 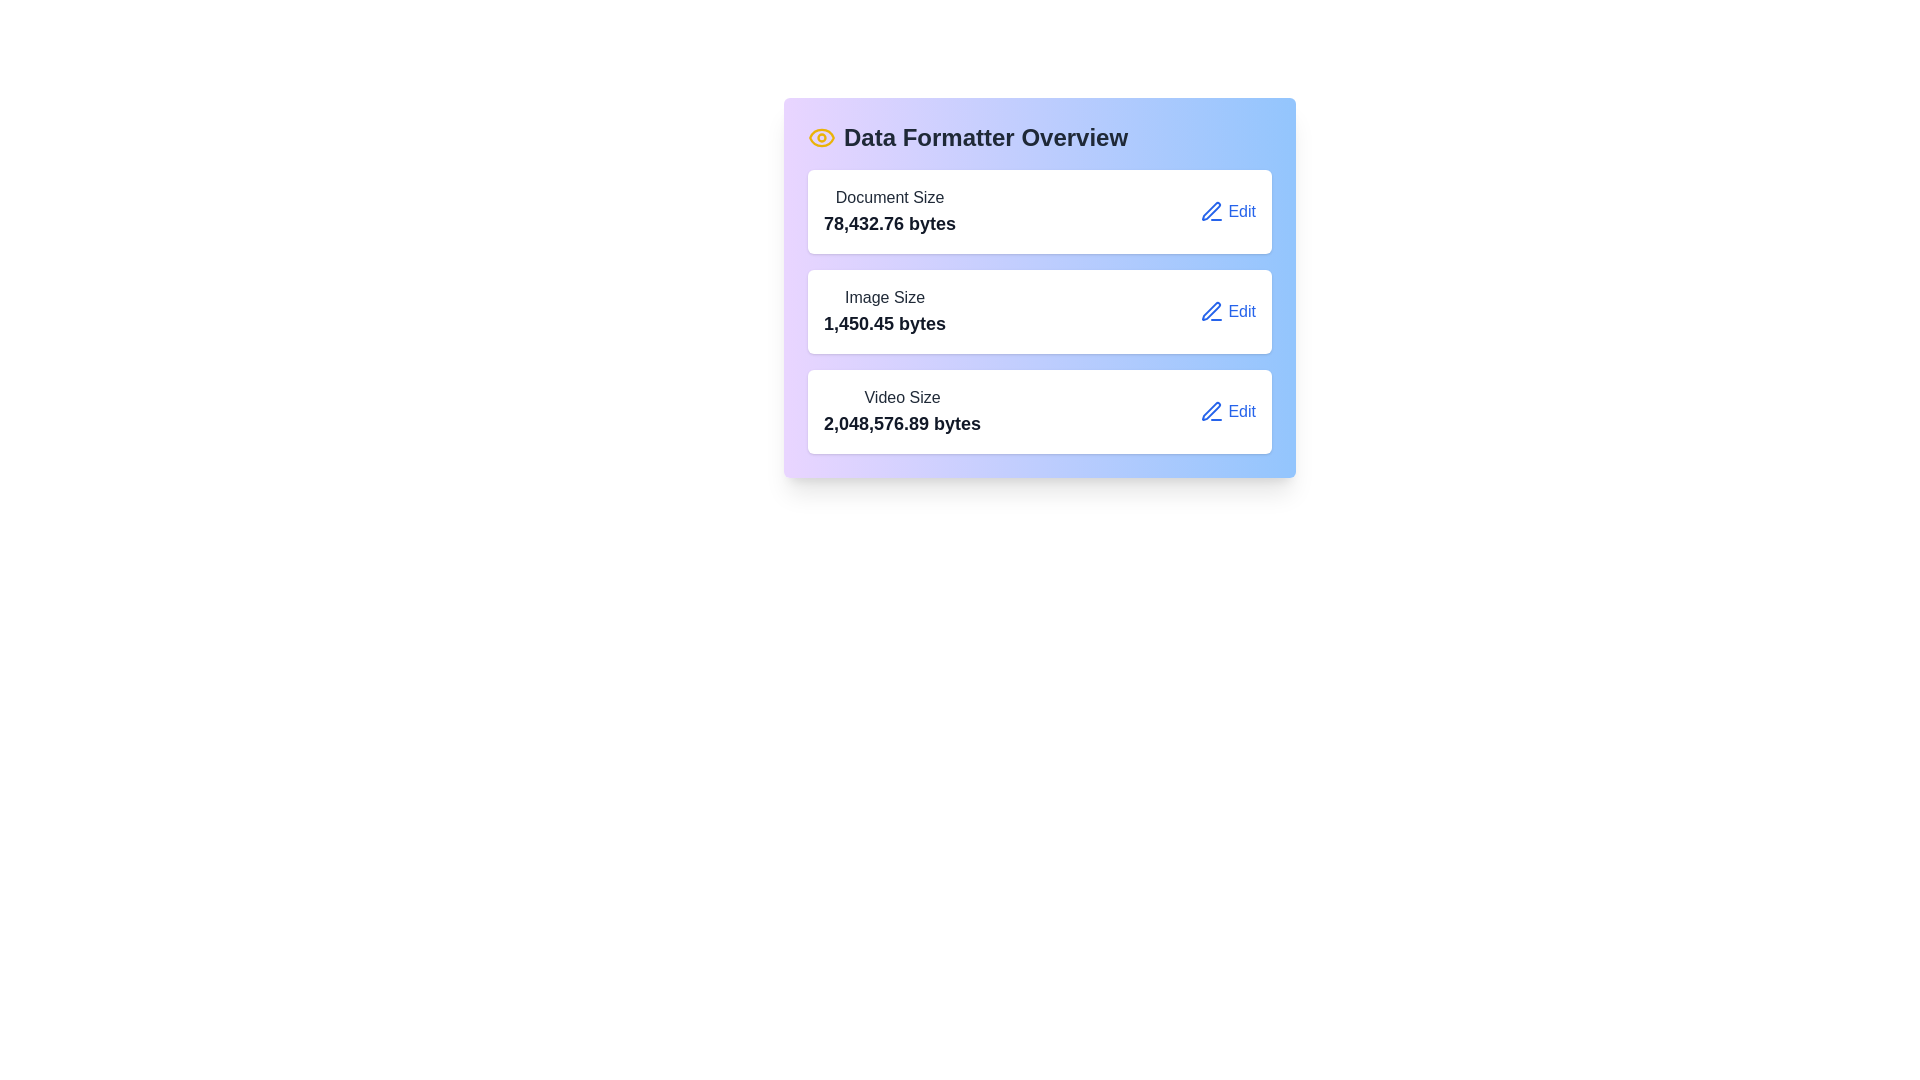 What do you see at coordinates (1040, 312) in the screenshot?
I see `the interactive link in the second list item that displays the size of images in bytes` at bounding box center [1040, 312].